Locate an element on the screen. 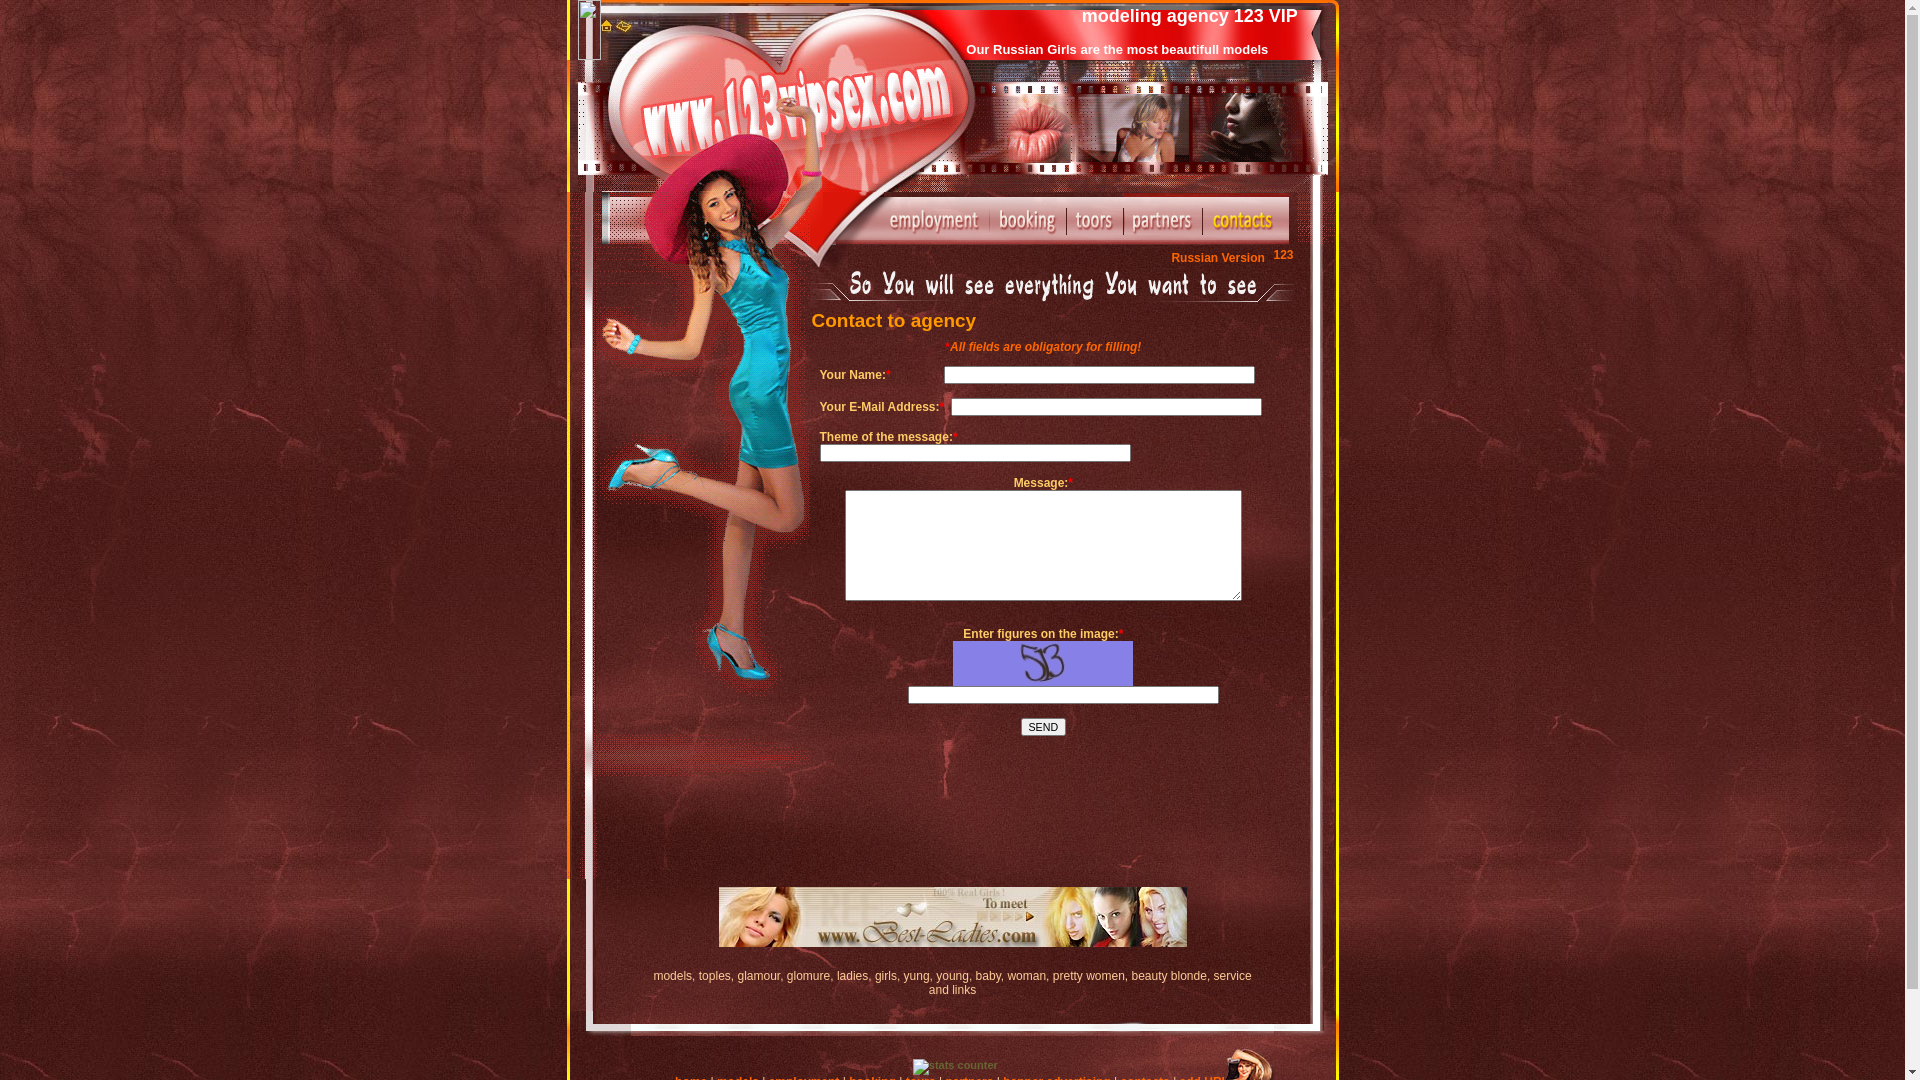 The height and width of the screenshot is (1080, 1920). 'Russian Version  ' is located at coordinates (1171, 257).